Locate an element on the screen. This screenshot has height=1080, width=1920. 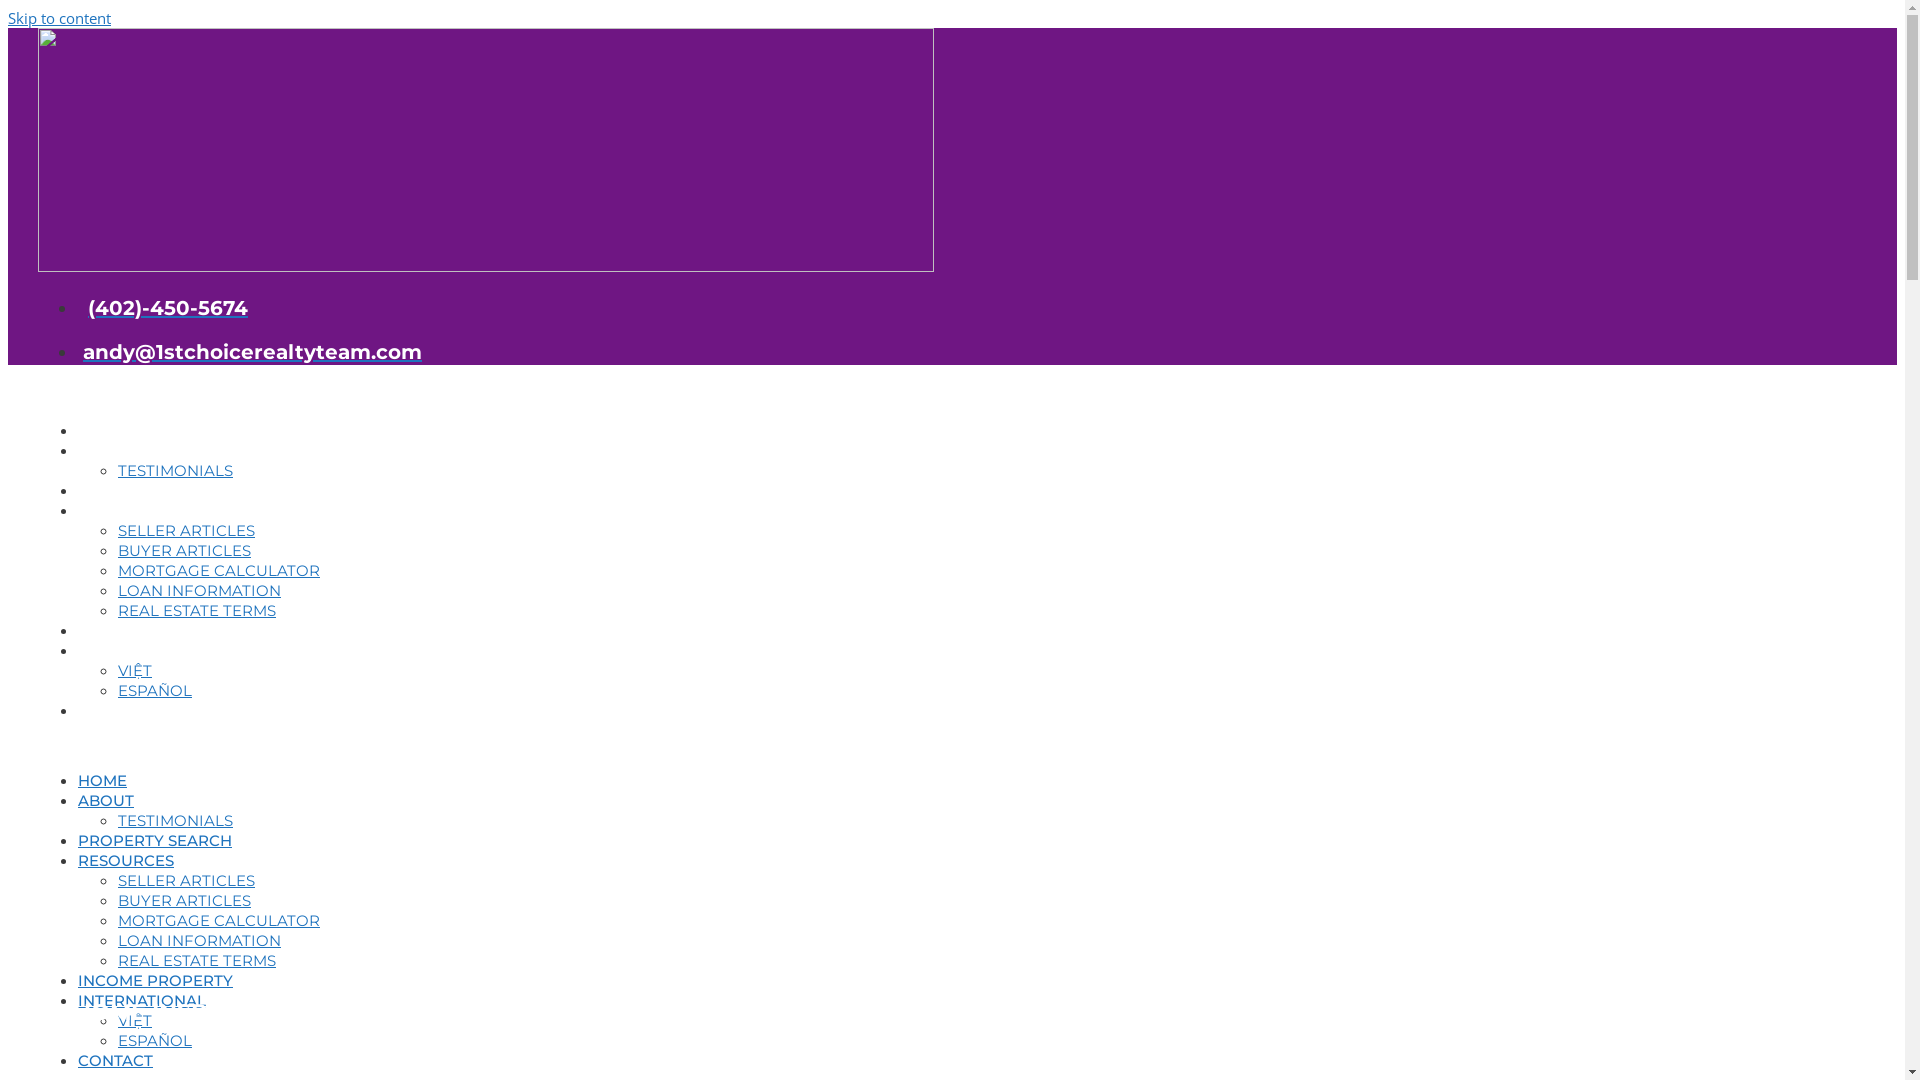
'Skip to content' is located at coordinates (59, 18).